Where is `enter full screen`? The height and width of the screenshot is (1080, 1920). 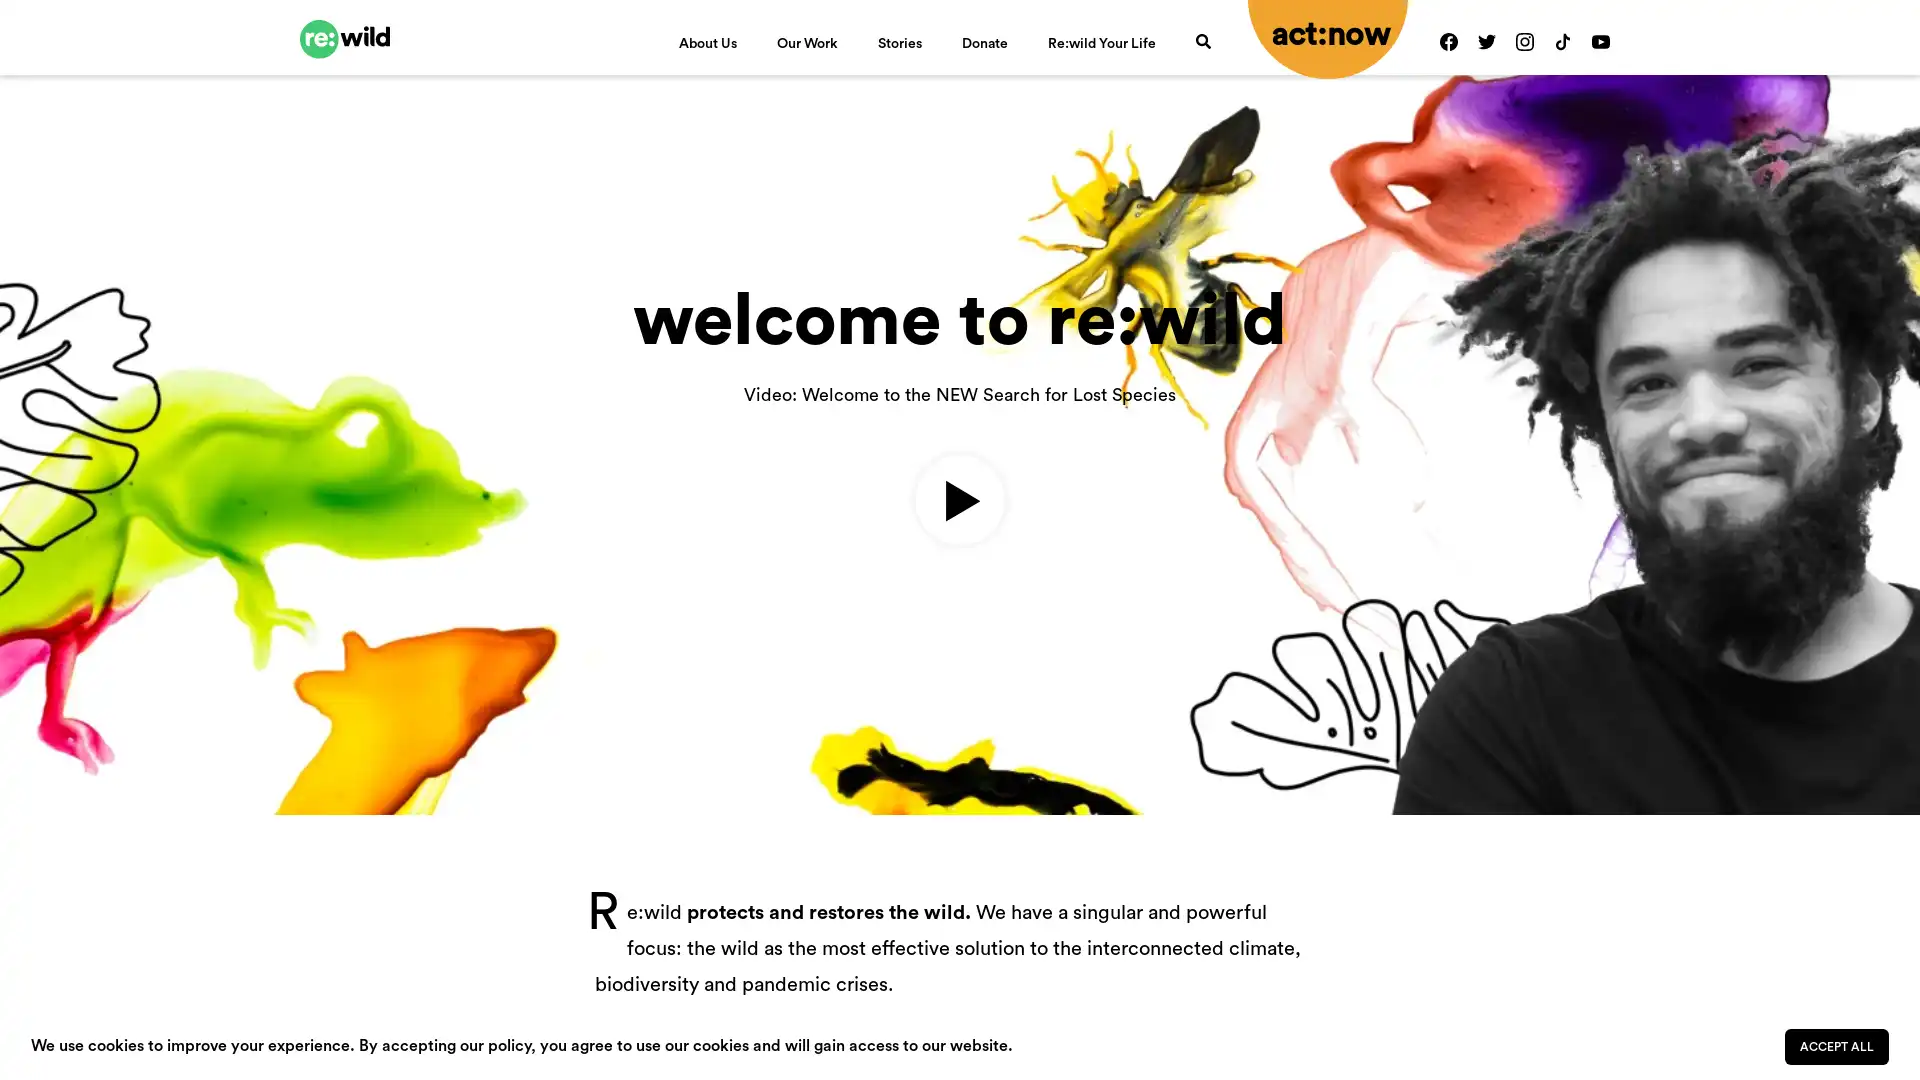
enter full screen is located at coordinates (1808, 676).